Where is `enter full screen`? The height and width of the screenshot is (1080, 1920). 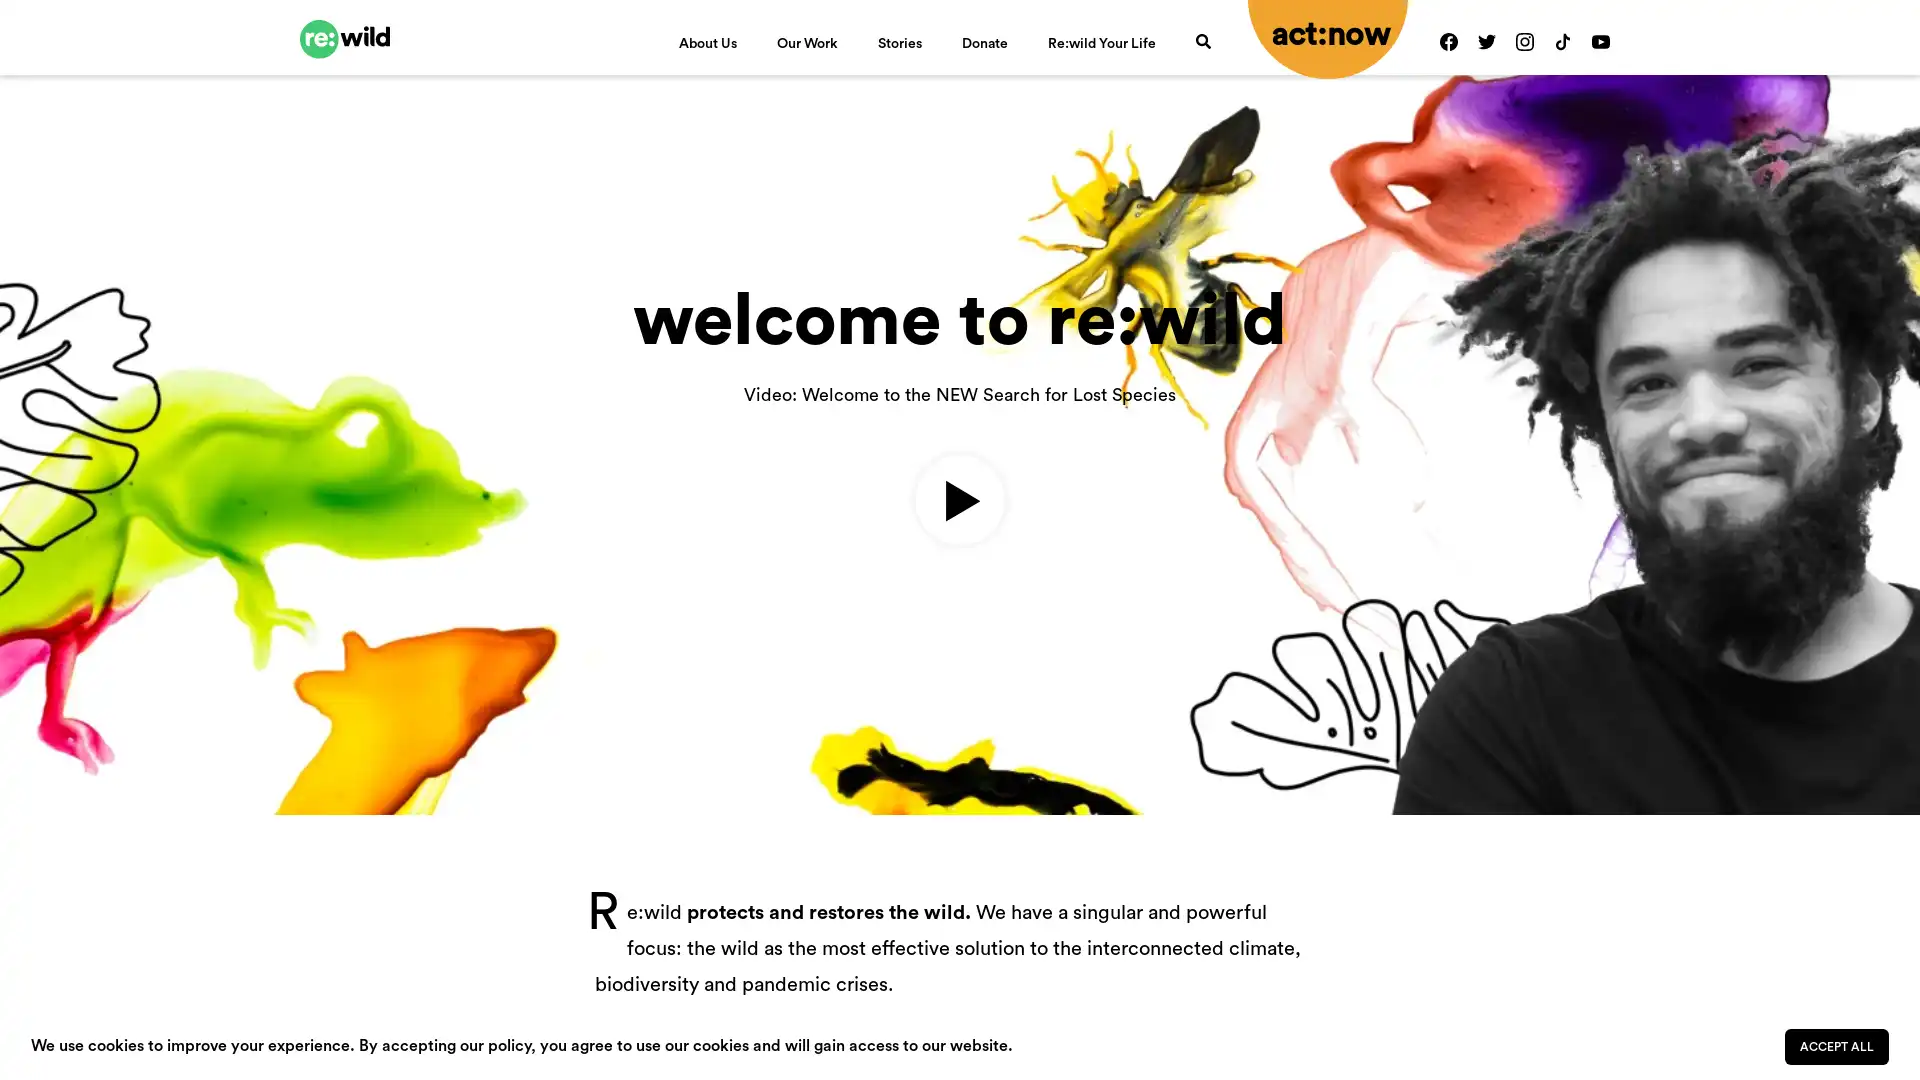
enter full screen is located at coordinates (1808, 676).